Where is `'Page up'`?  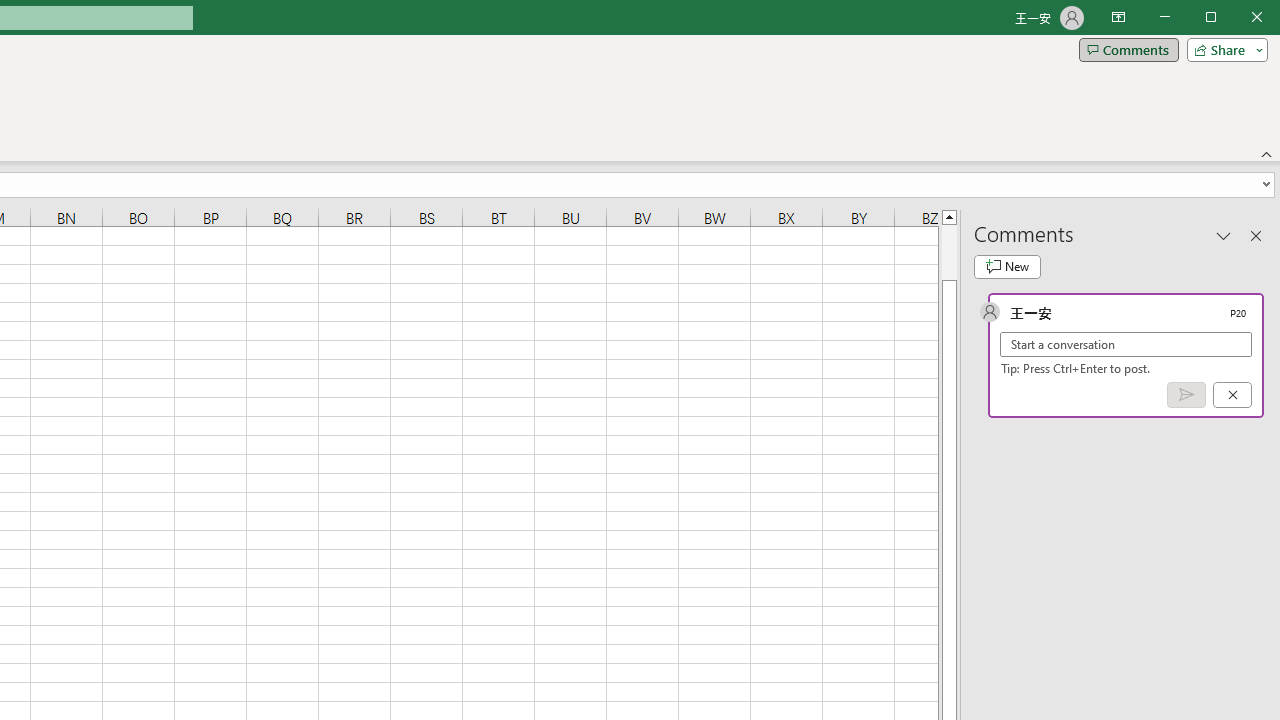 'Page up' is located at coordinates (948, 251).